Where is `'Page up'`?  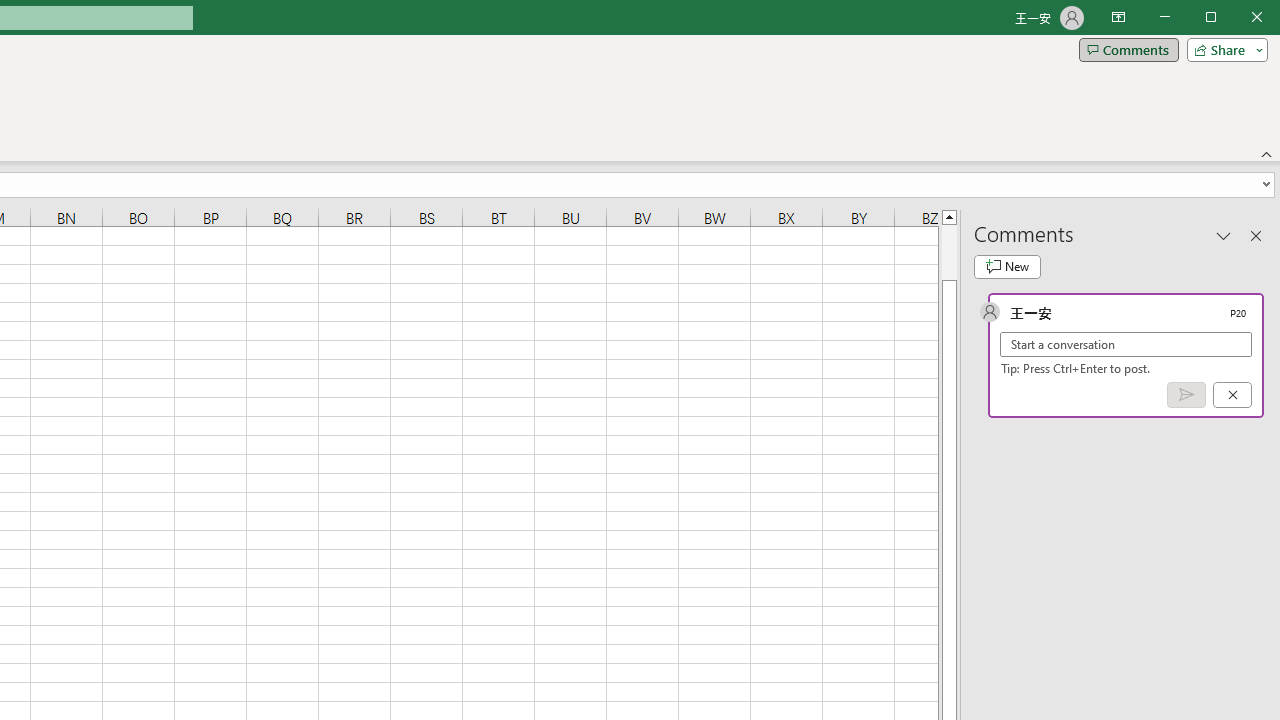 'Page up' is located at coordinates (948, 251).